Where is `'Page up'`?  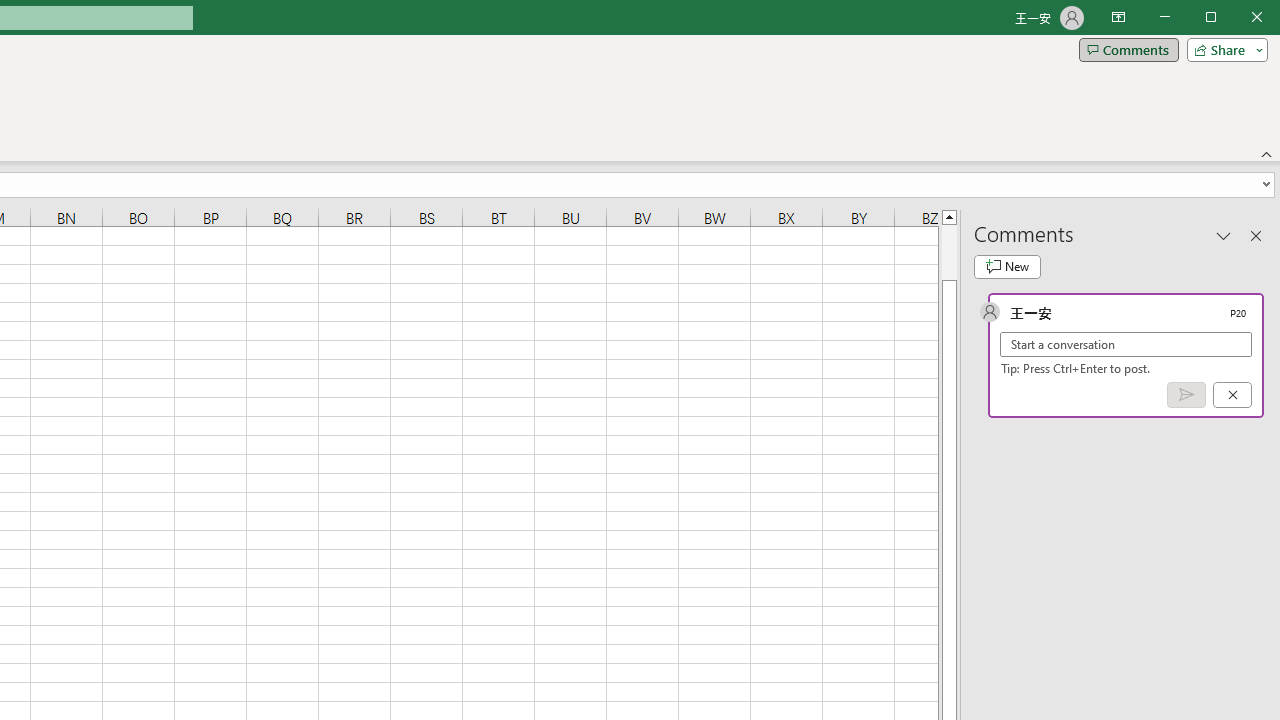 'Page up' is located at coordinates (948, 251).